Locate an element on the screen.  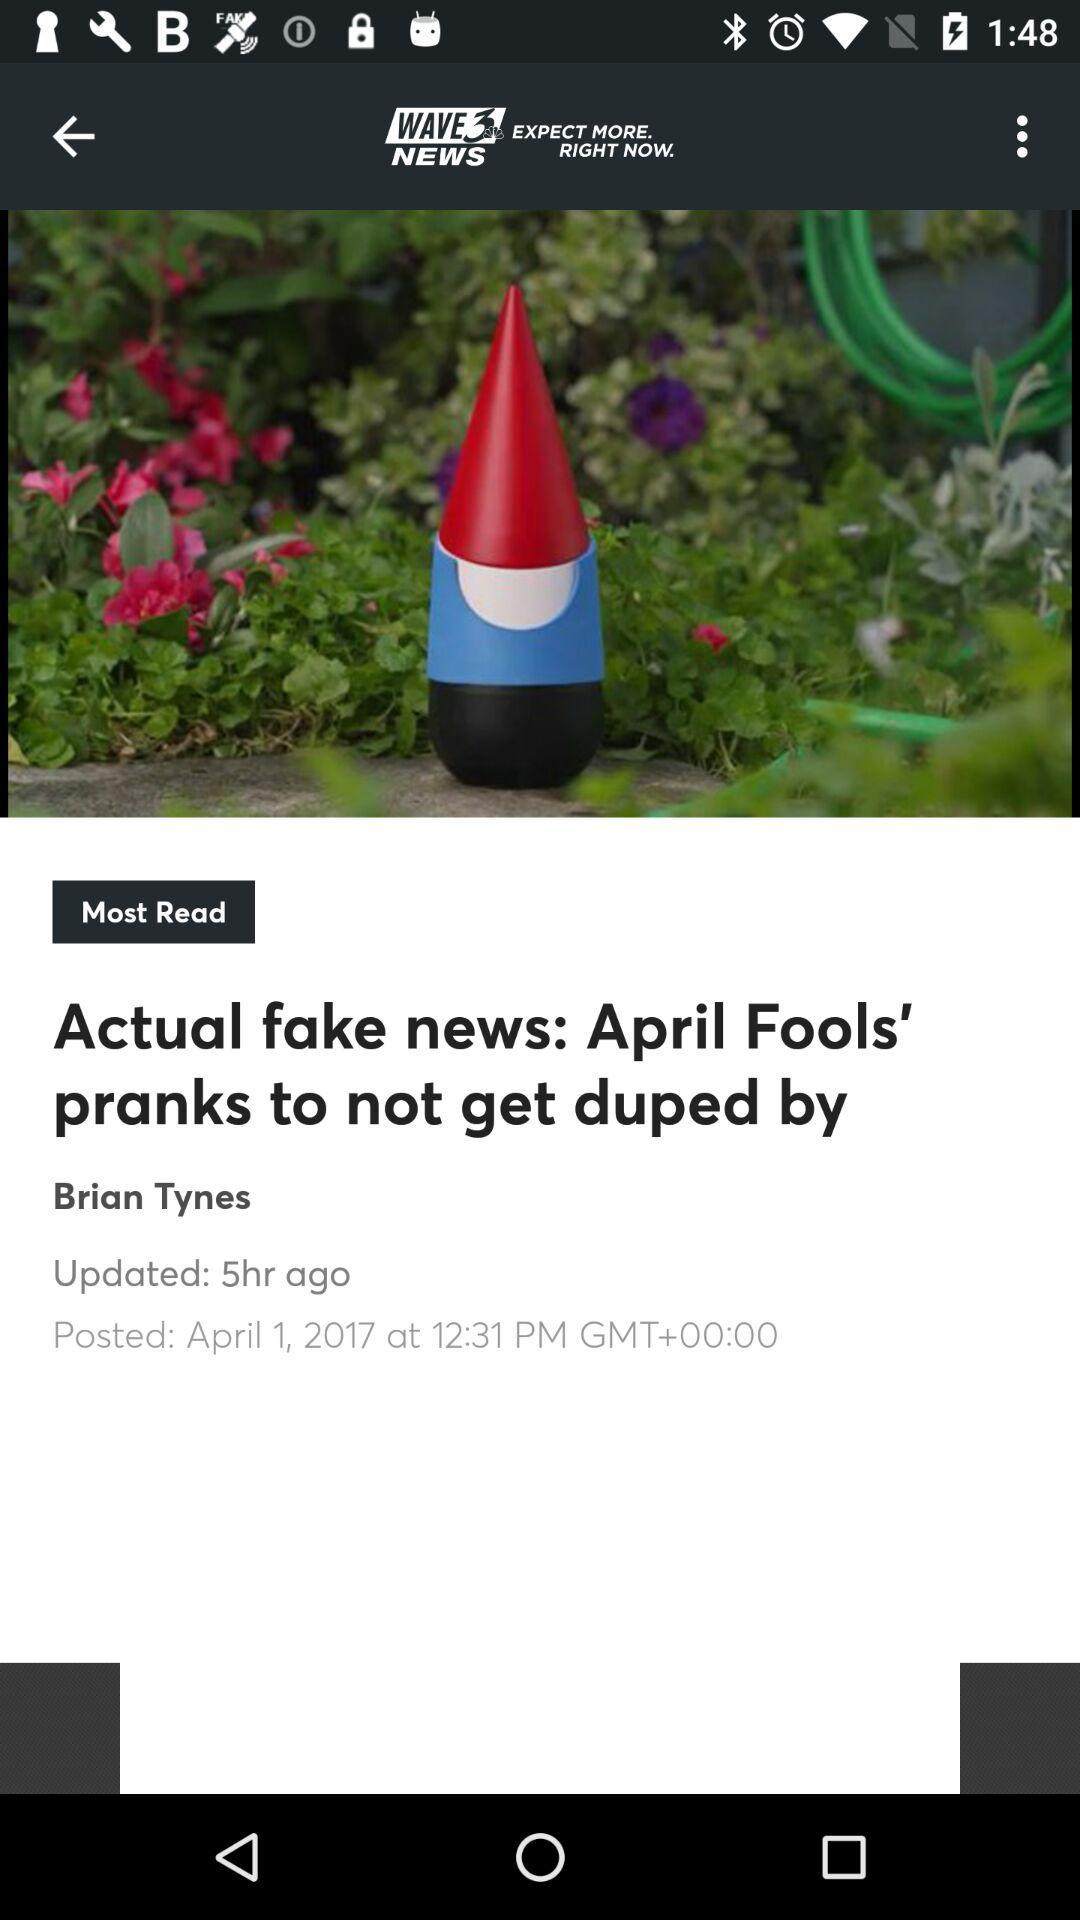
the item below posted april 1 item is located at coordinates (540, 1727).